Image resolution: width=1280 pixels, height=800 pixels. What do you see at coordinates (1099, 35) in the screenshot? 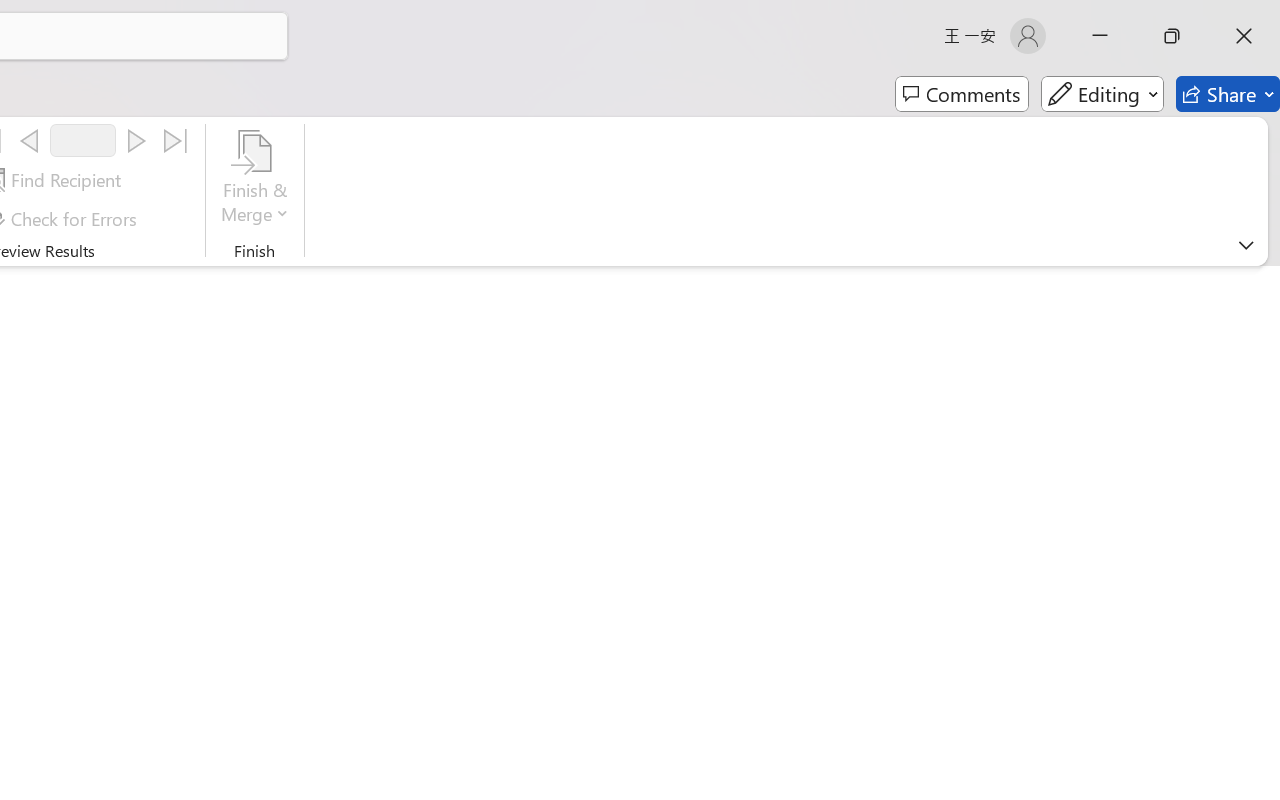
I see `'Minimize'` at bounding box center [1099, 35].